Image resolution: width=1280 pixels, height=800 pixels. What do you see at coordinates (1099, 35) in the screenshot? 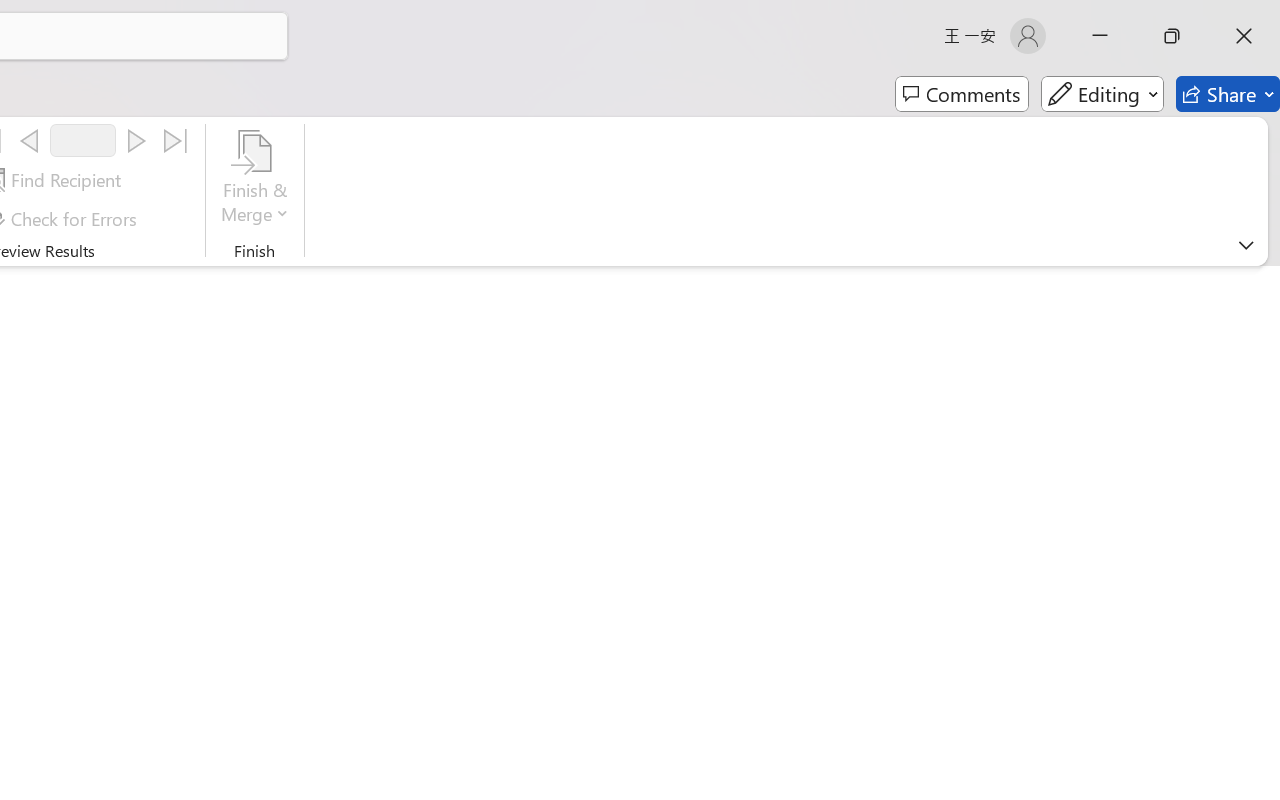
I see `'Minimize'` at bounding box center [1099, 35].